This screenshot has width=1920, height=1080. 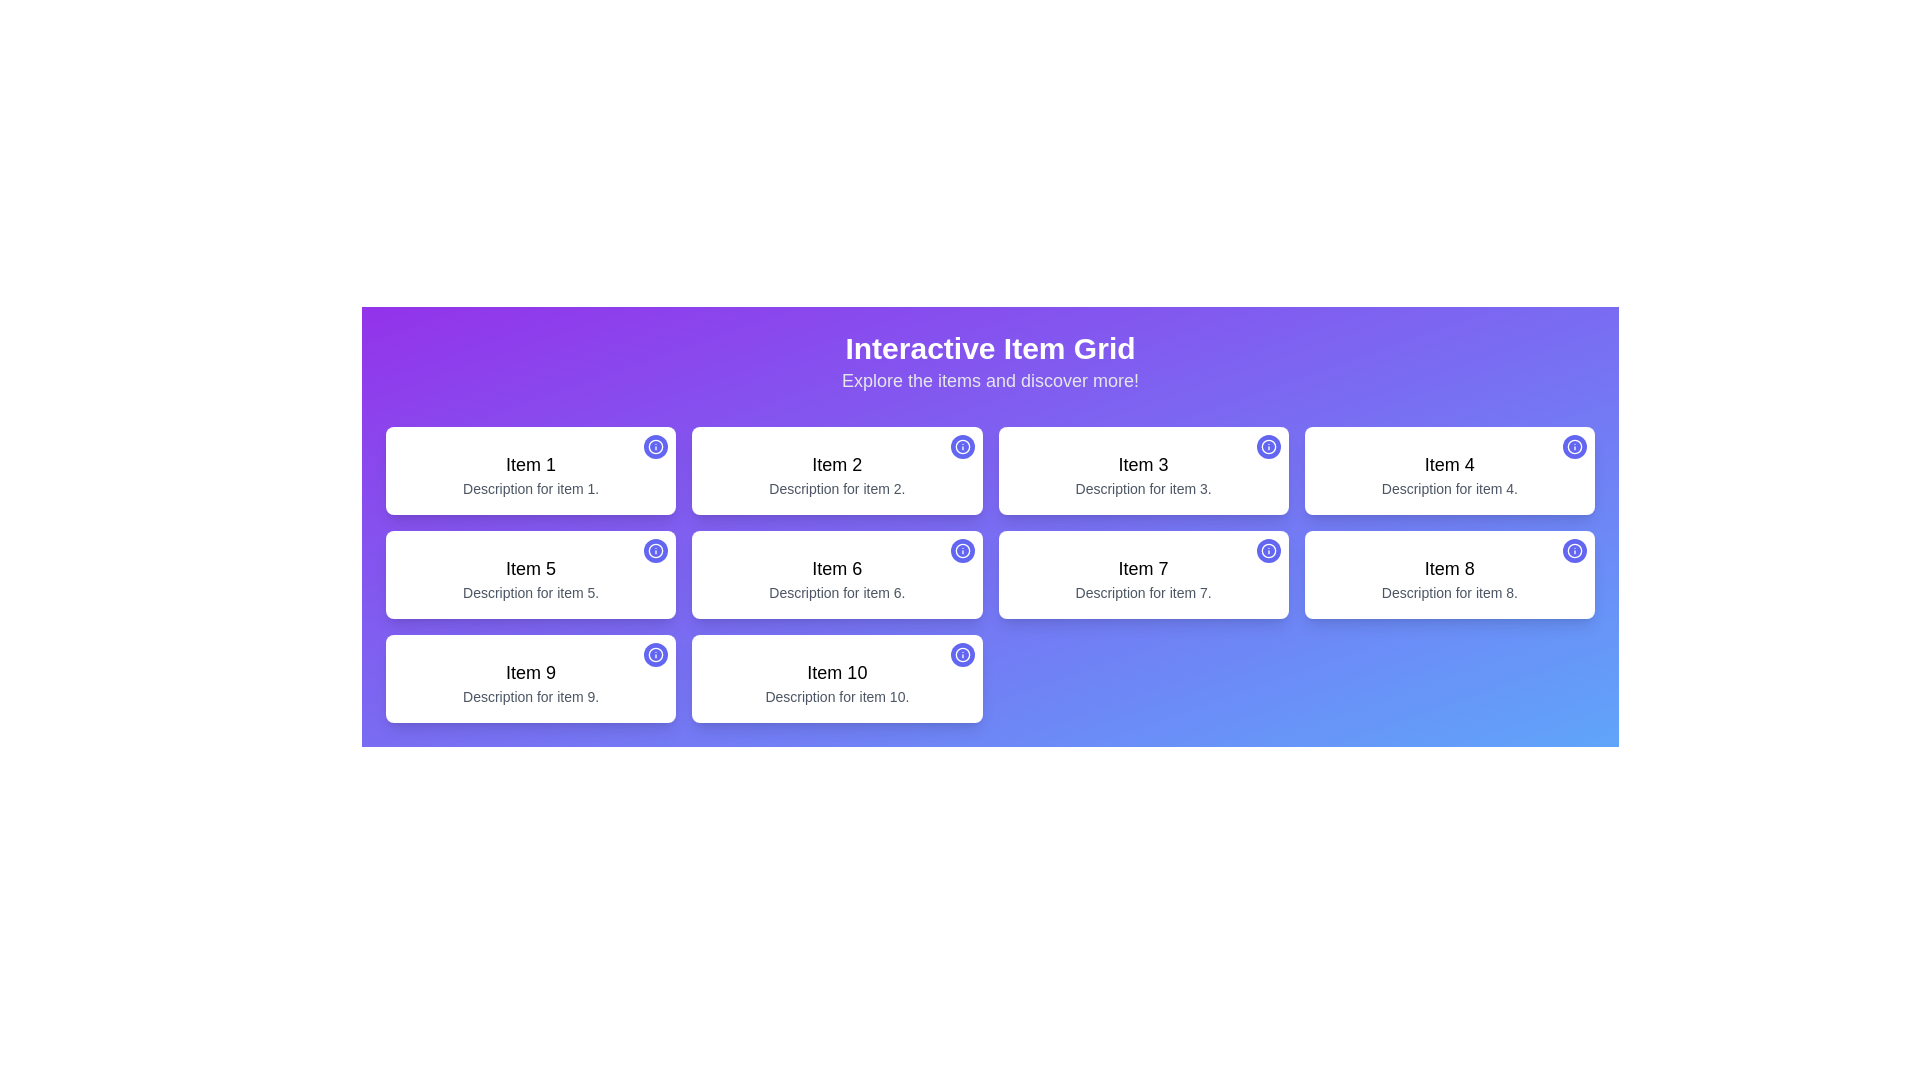 What do you see at coordinates (531, 465) in the screenshot?
I see `text label 'Item 1' which is prominently displayed in a larger font within the top-left card of a 3x4 grid layout` at bounding box center [531, 465].